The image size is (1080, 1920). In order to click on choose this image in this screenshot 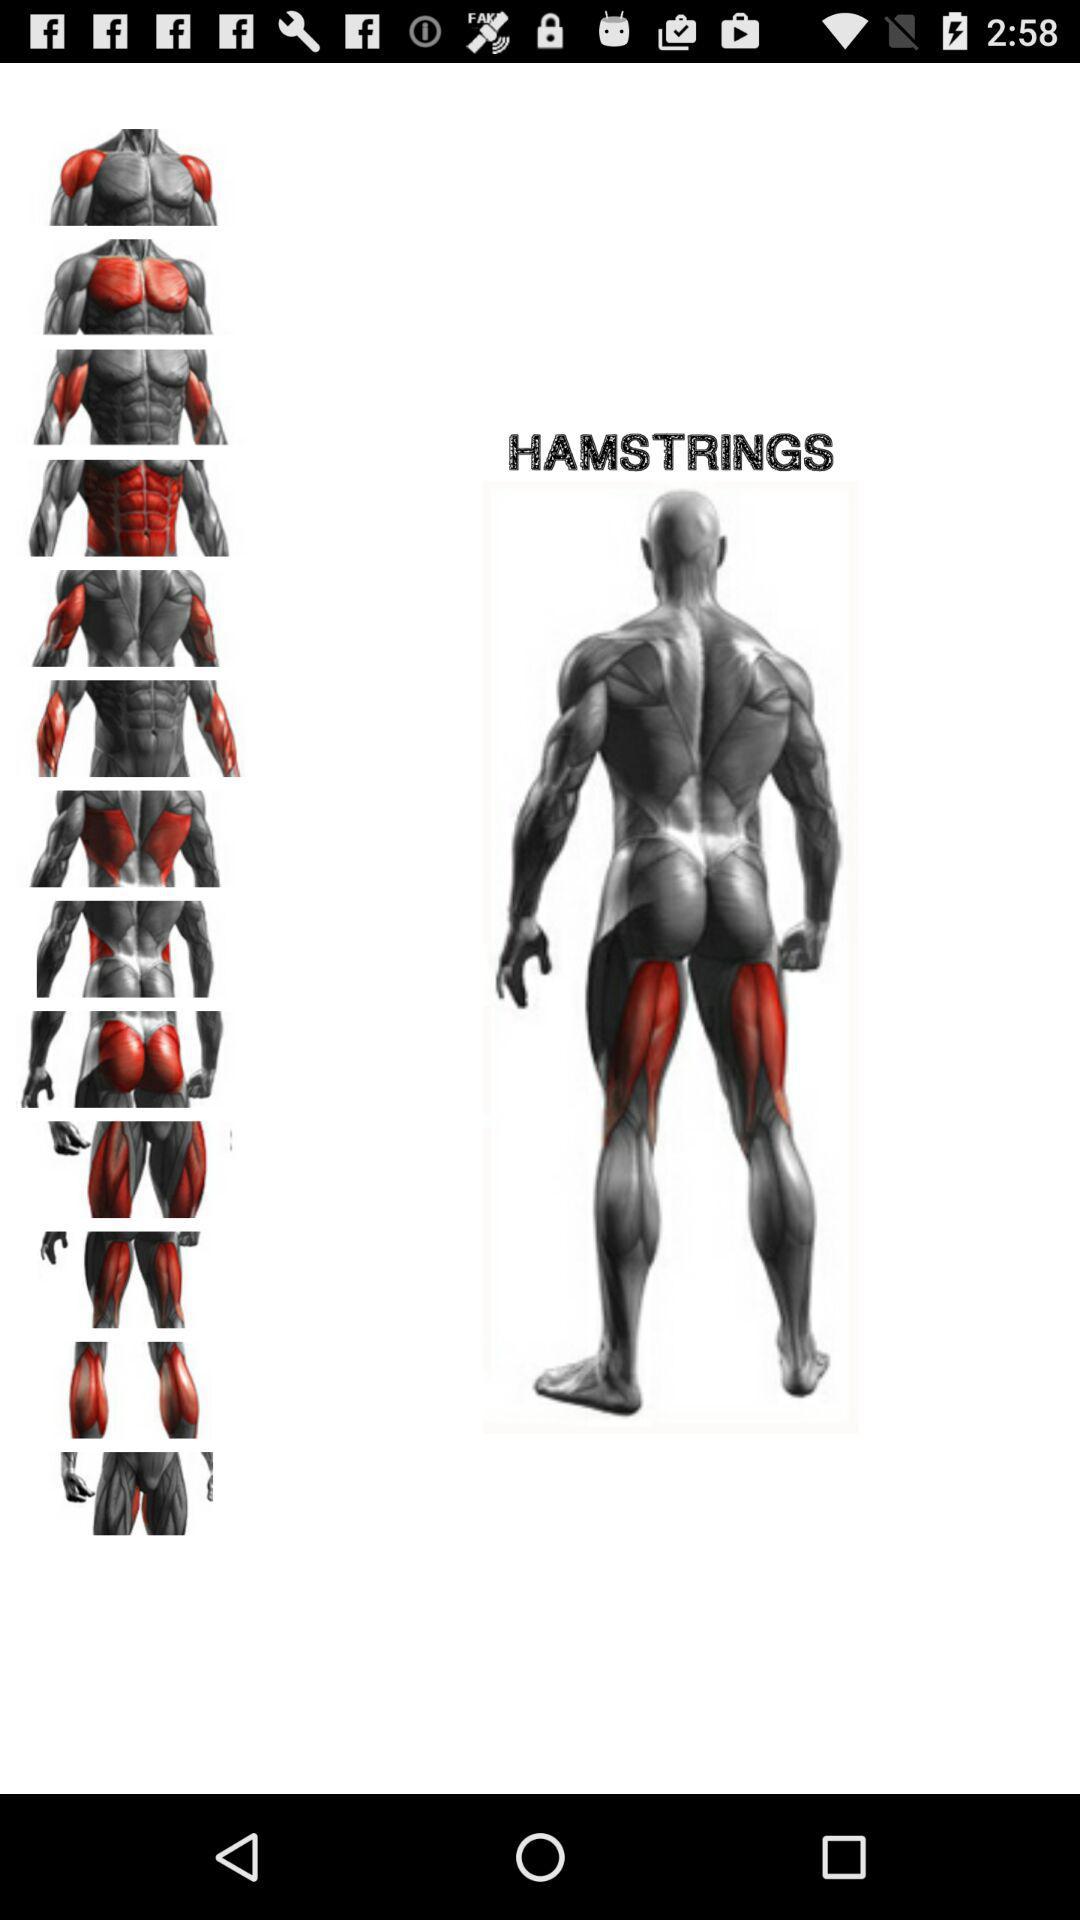, I will do `click(131, 279)`.